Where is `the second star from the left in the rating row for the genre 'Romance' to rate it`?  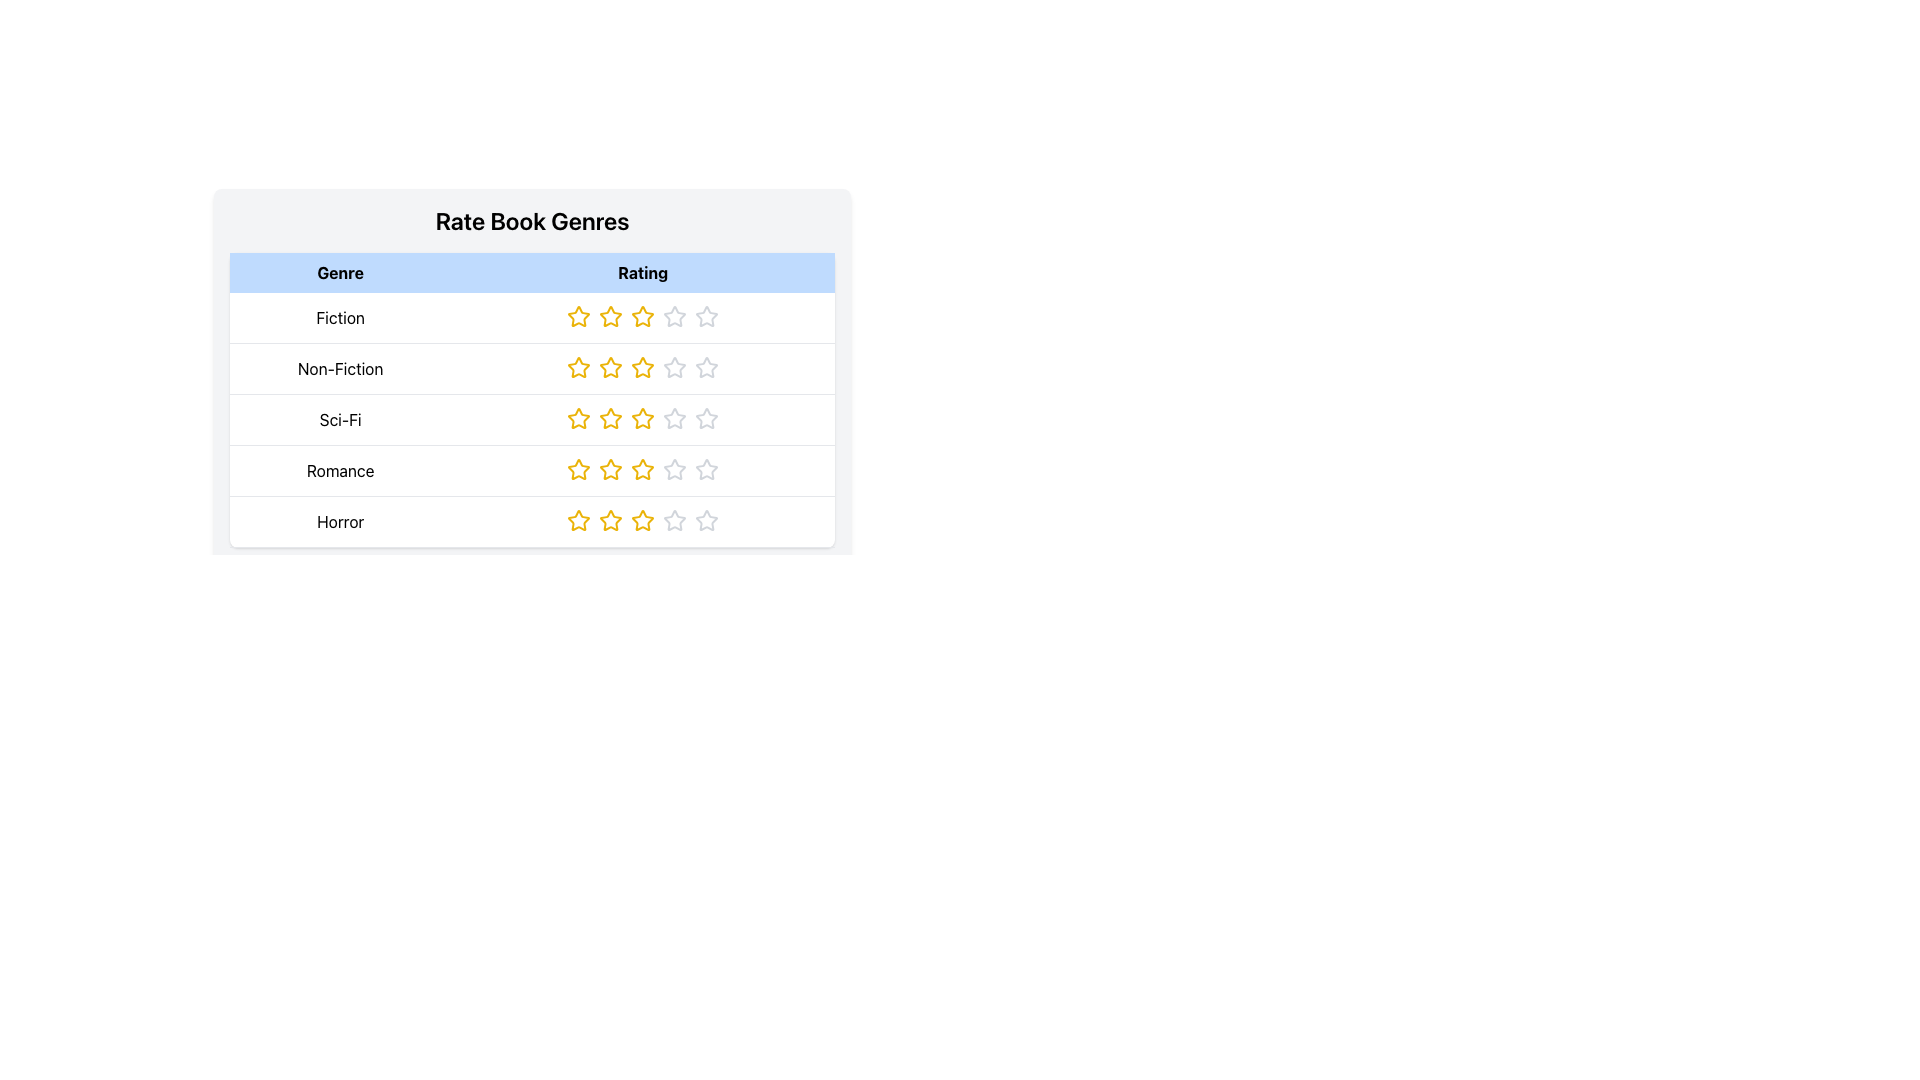
the second star from the left in the rating row for the genre 'Romance' to rate it is located at coordinates (610, 470).